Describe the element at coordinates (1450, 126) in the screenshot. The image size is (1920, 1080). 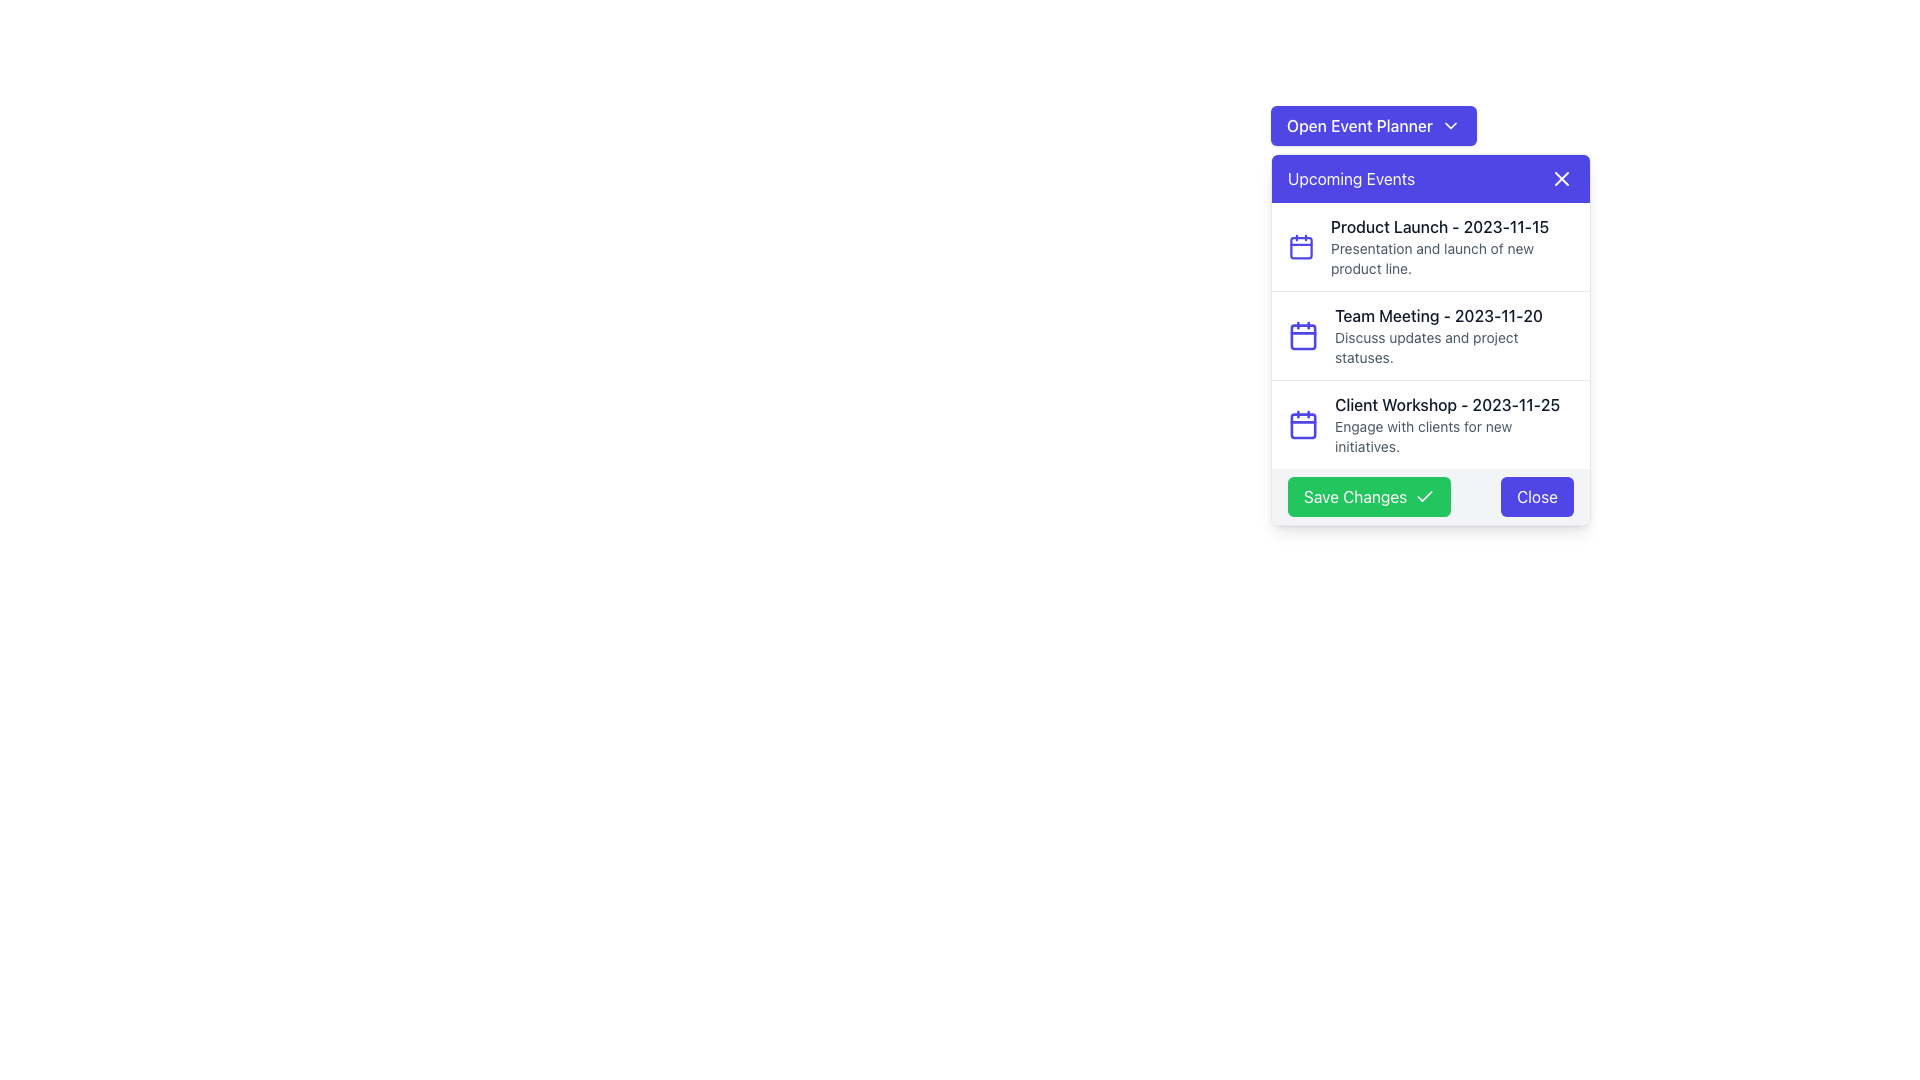
I see `the downward chevron icon indicating dropdown functionality next to the 'Open Event Planner' button` at that location.